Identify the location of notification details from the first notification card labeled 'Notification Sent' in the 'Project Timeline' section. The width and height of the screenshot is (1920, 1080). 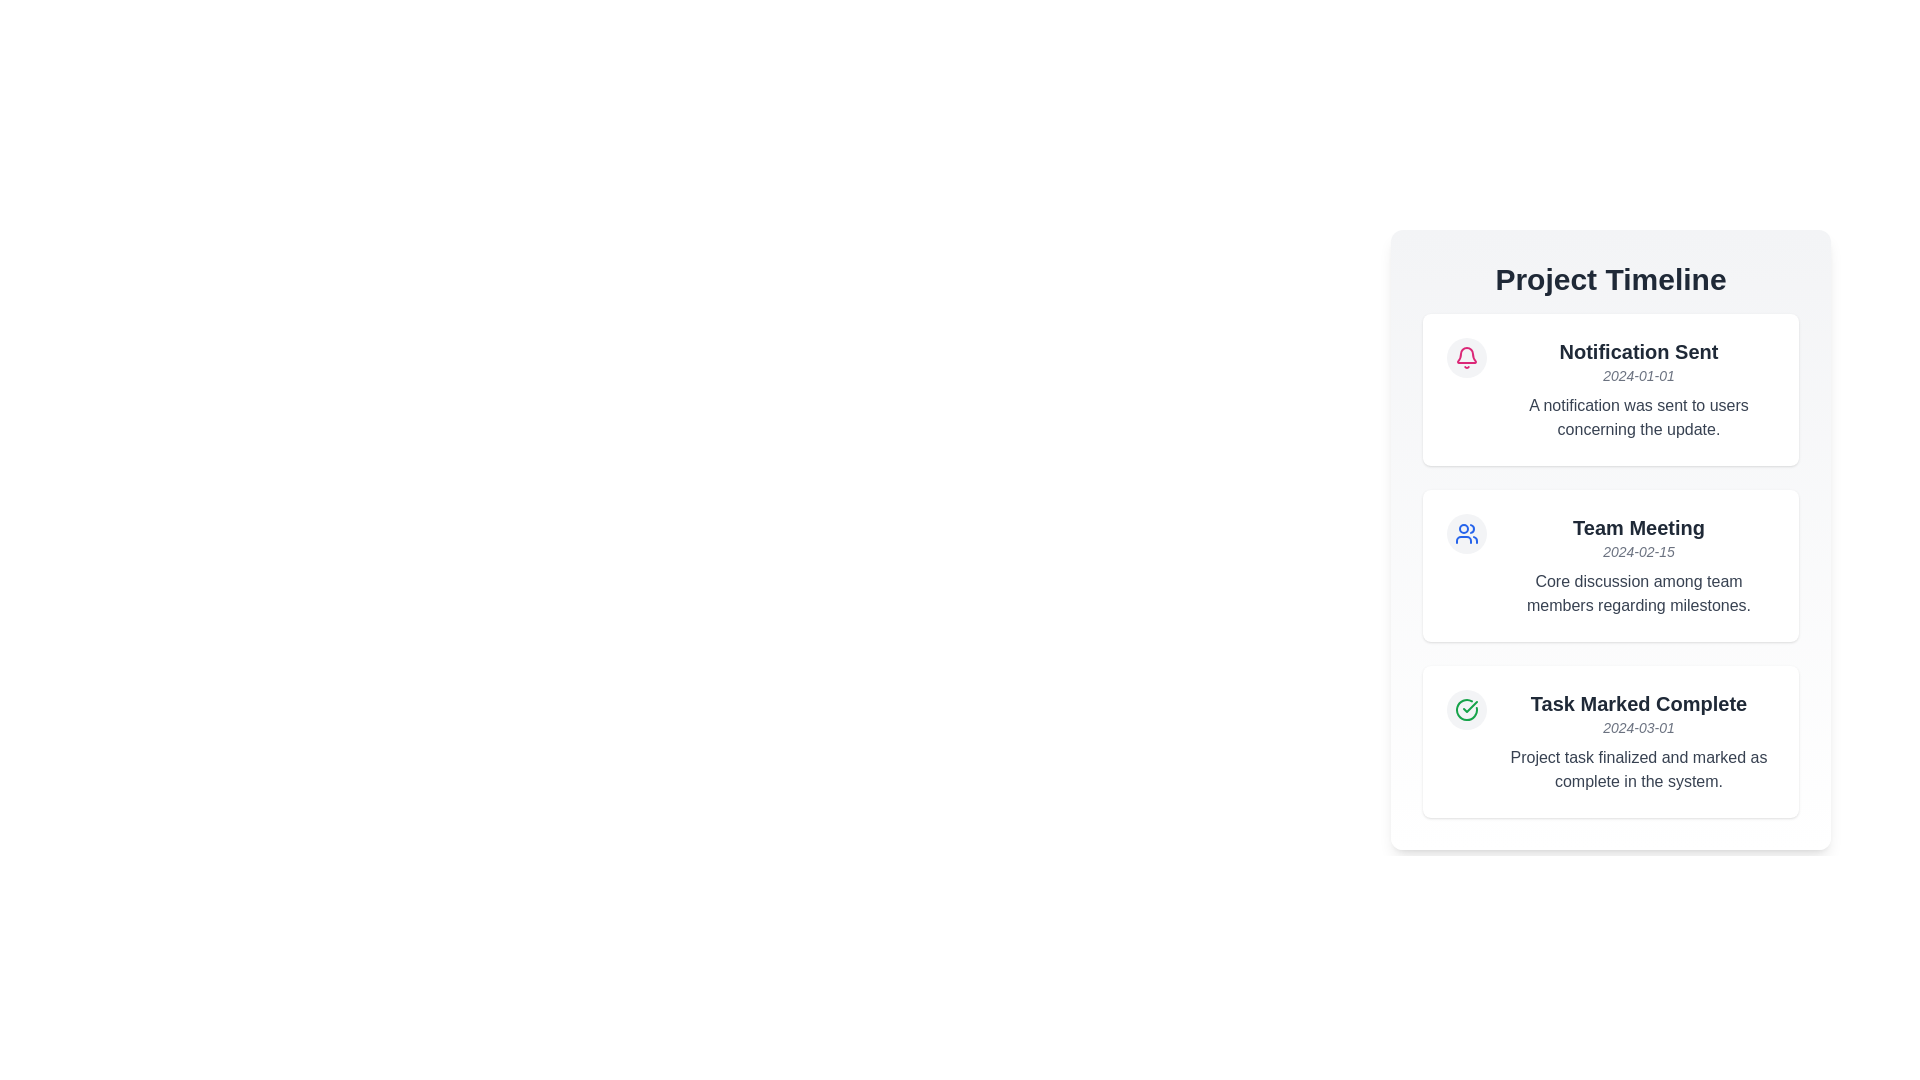
(1611, 389).